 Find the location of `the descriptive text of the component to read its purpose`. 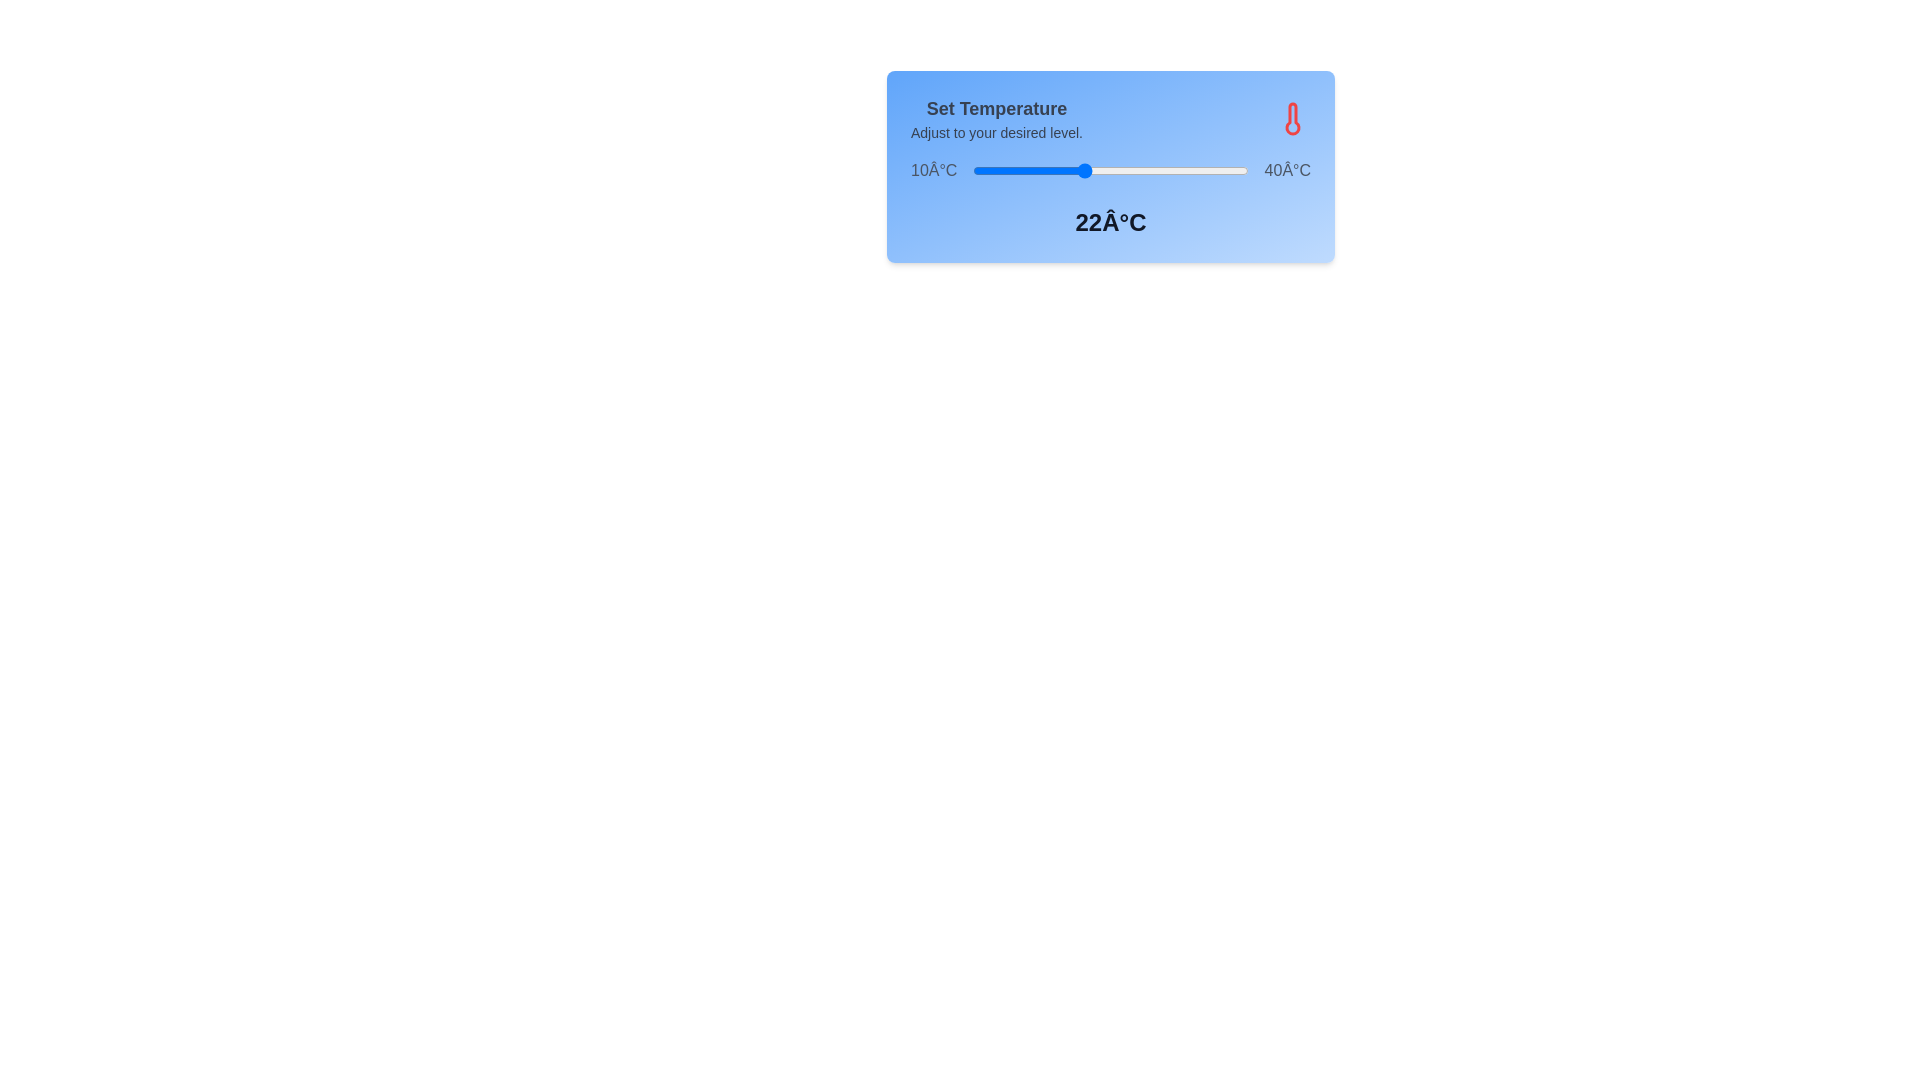

the descriptive text of the component to read its purpose is located at coordinates (996, 119).